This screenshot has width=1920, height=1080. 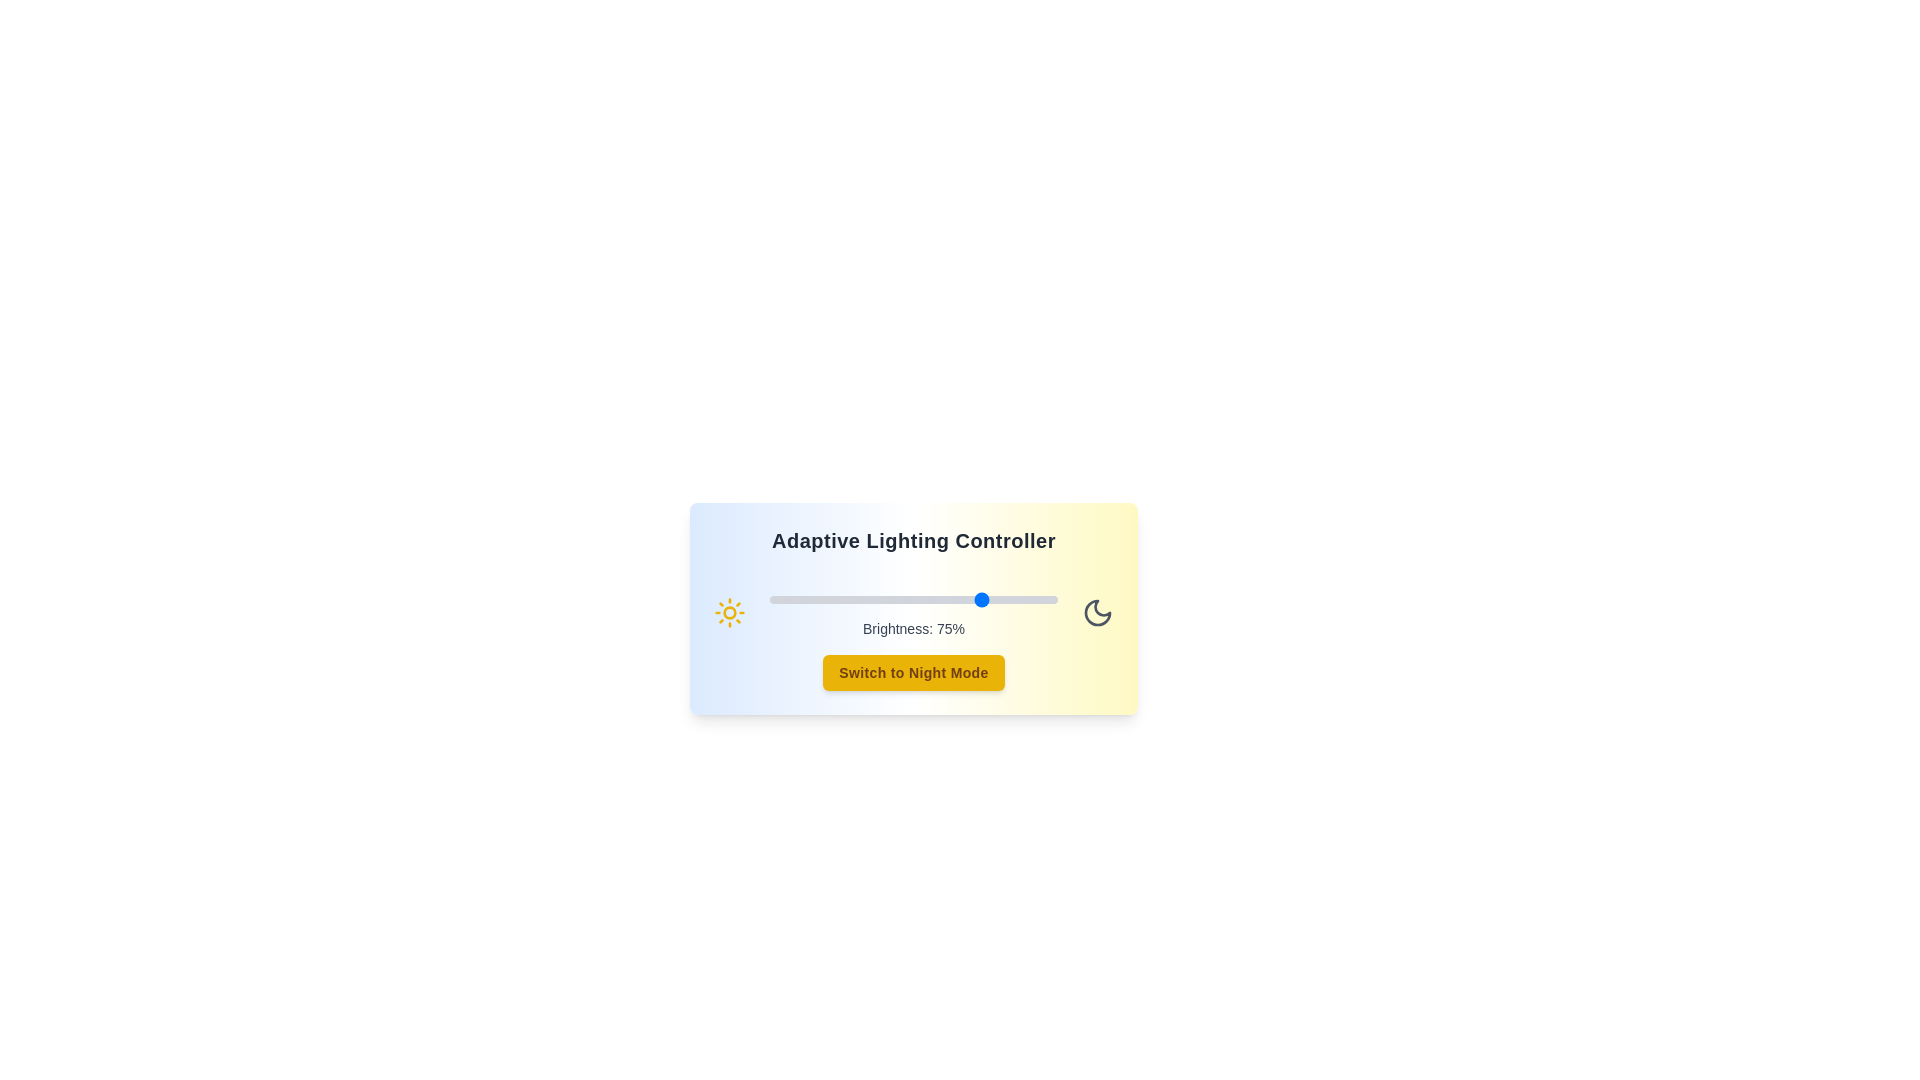 What do you see at coordinates (1040, 599) in the screenshot?
I see `the brightness level` at bounding box center [1040, 599].